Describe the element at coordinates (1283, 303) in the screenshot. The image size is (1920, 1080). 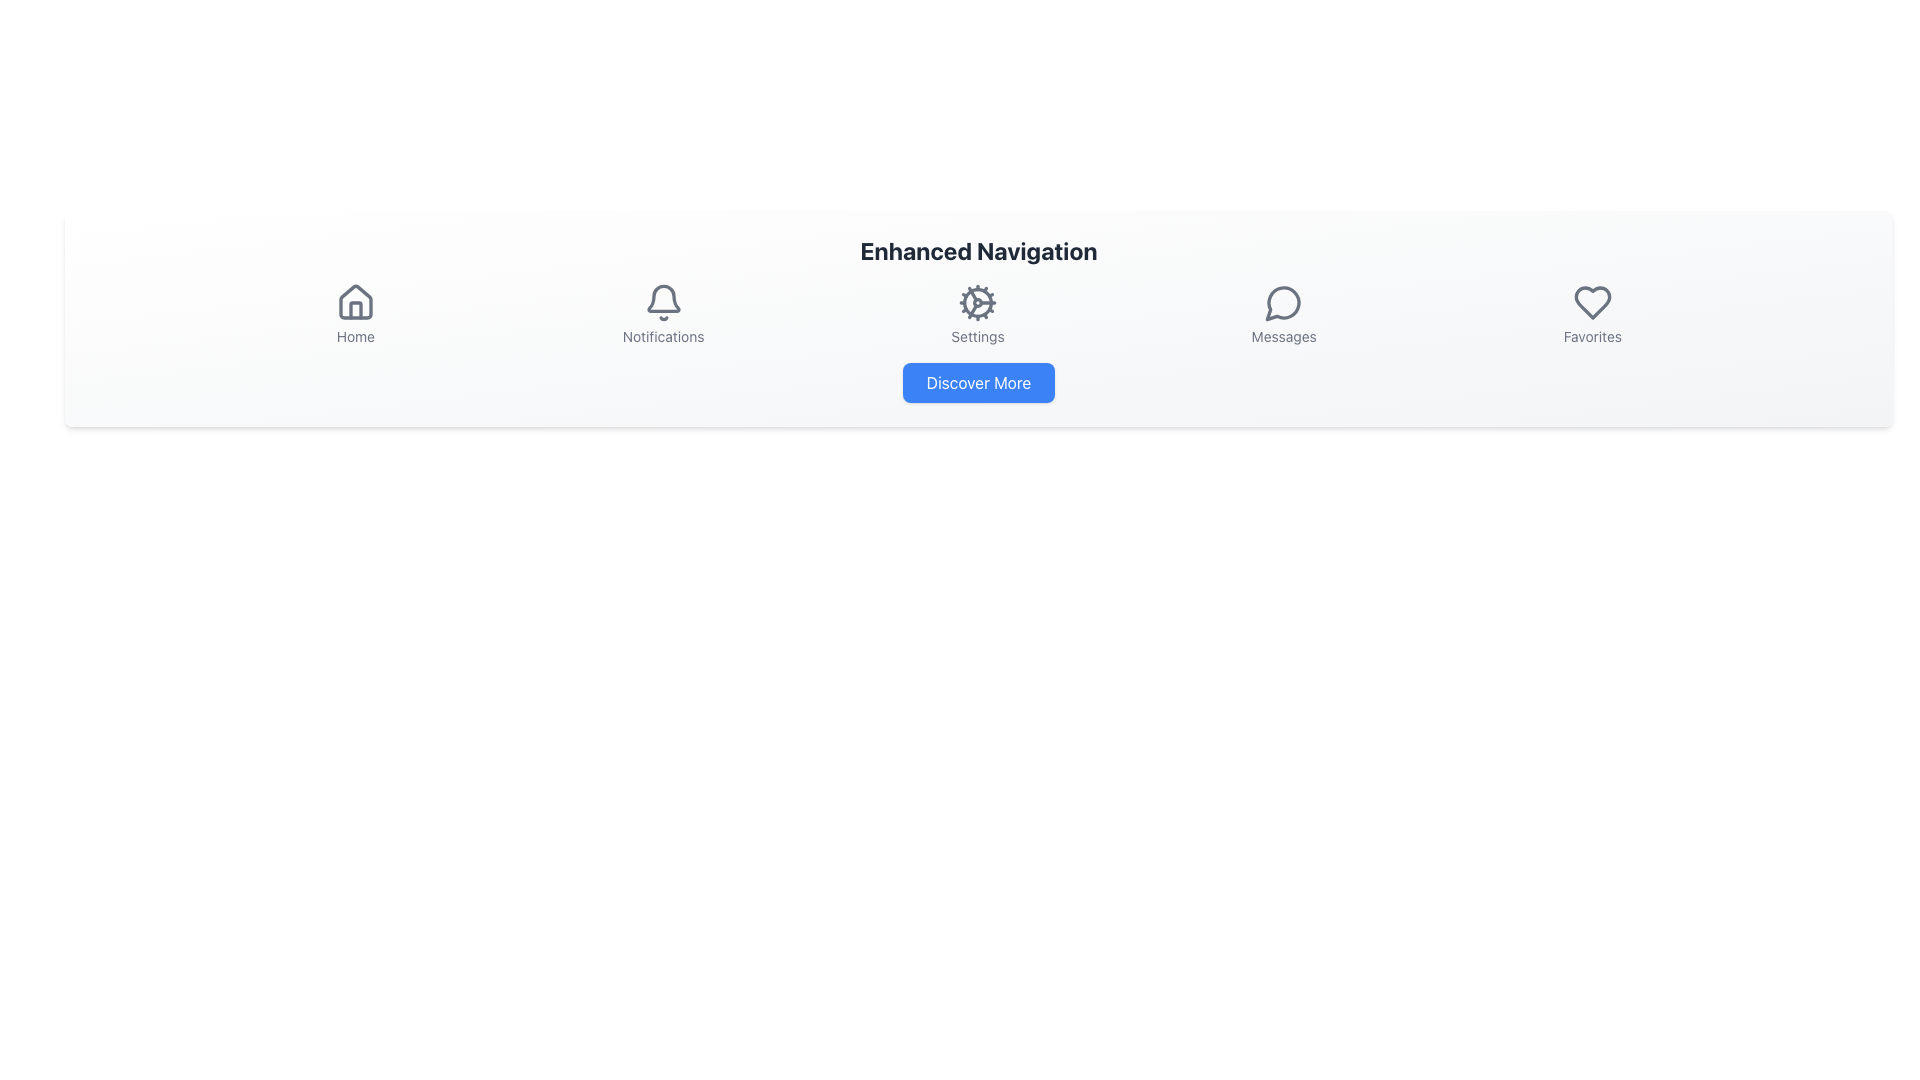
I see `the 'Messages' icon located in the centralized navigation bar, positioned between 'Settings' and 'Favorites'` at that location.